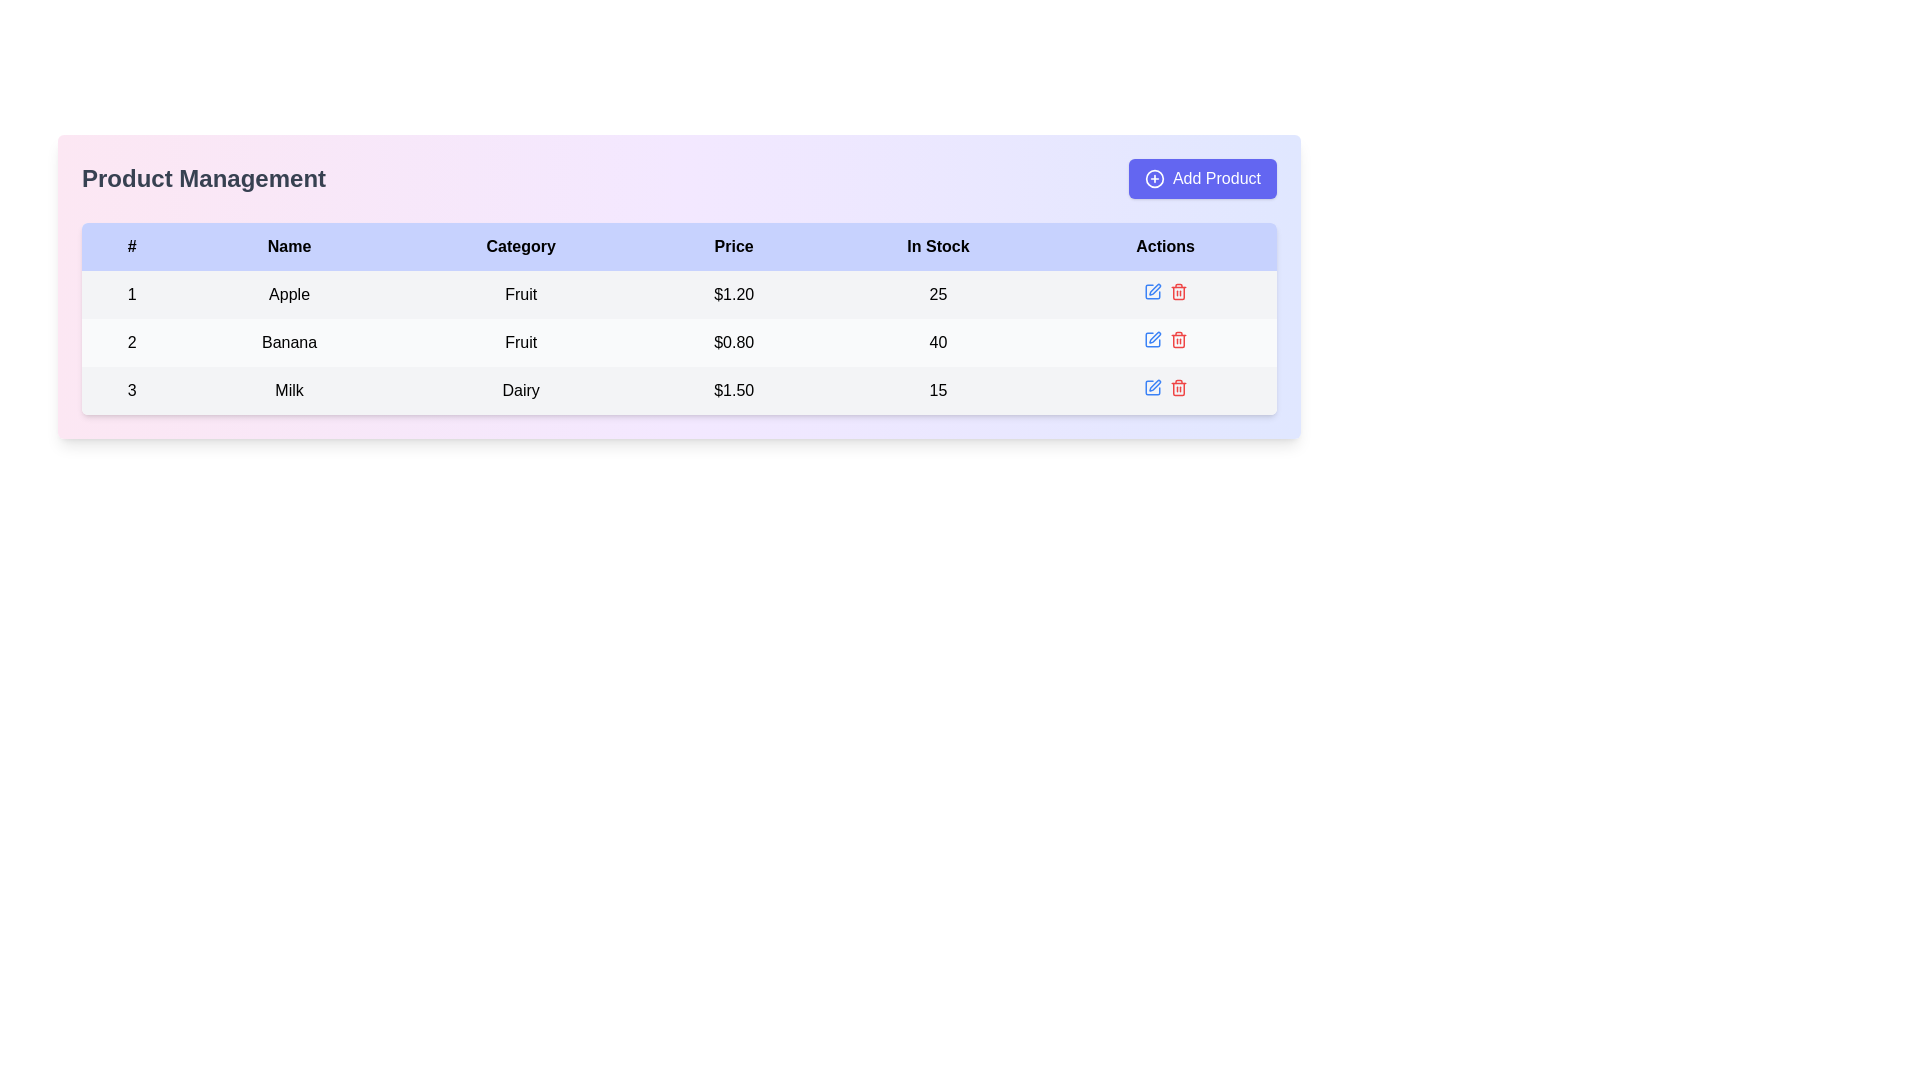 The width and height of the screenshot is (1920, 1080). I want to click on the 'Fruit' text label located in the 'Category' column of the table corresponding to the product 'Apple', so click(521, 294).